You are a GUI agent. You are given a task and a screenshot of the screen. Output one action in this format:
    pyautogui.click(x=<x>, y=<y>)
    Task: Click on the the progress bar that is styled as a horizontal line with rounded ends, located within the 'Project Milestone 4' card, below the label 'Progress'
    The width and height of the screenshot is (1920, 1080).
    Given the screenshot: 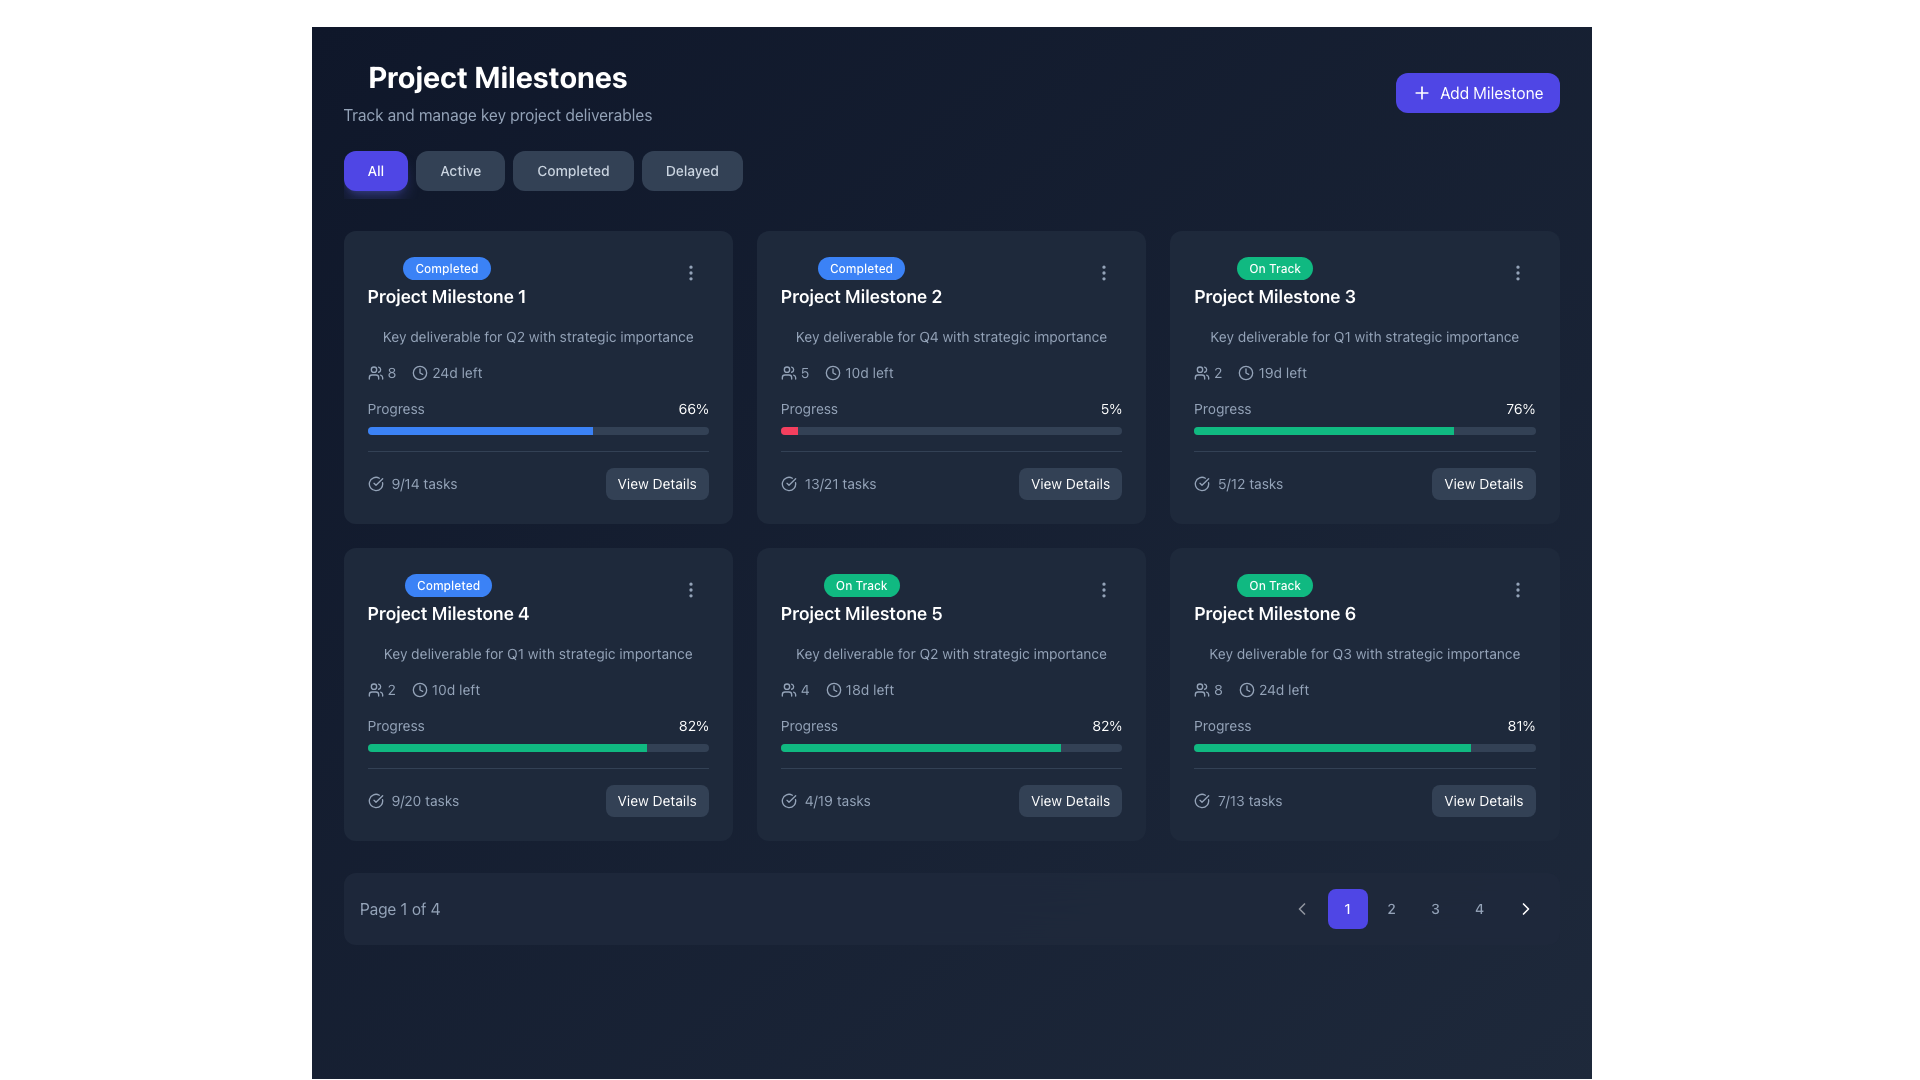 What is the action you would take?
    pyautogui.click(x=538, y=748)
    